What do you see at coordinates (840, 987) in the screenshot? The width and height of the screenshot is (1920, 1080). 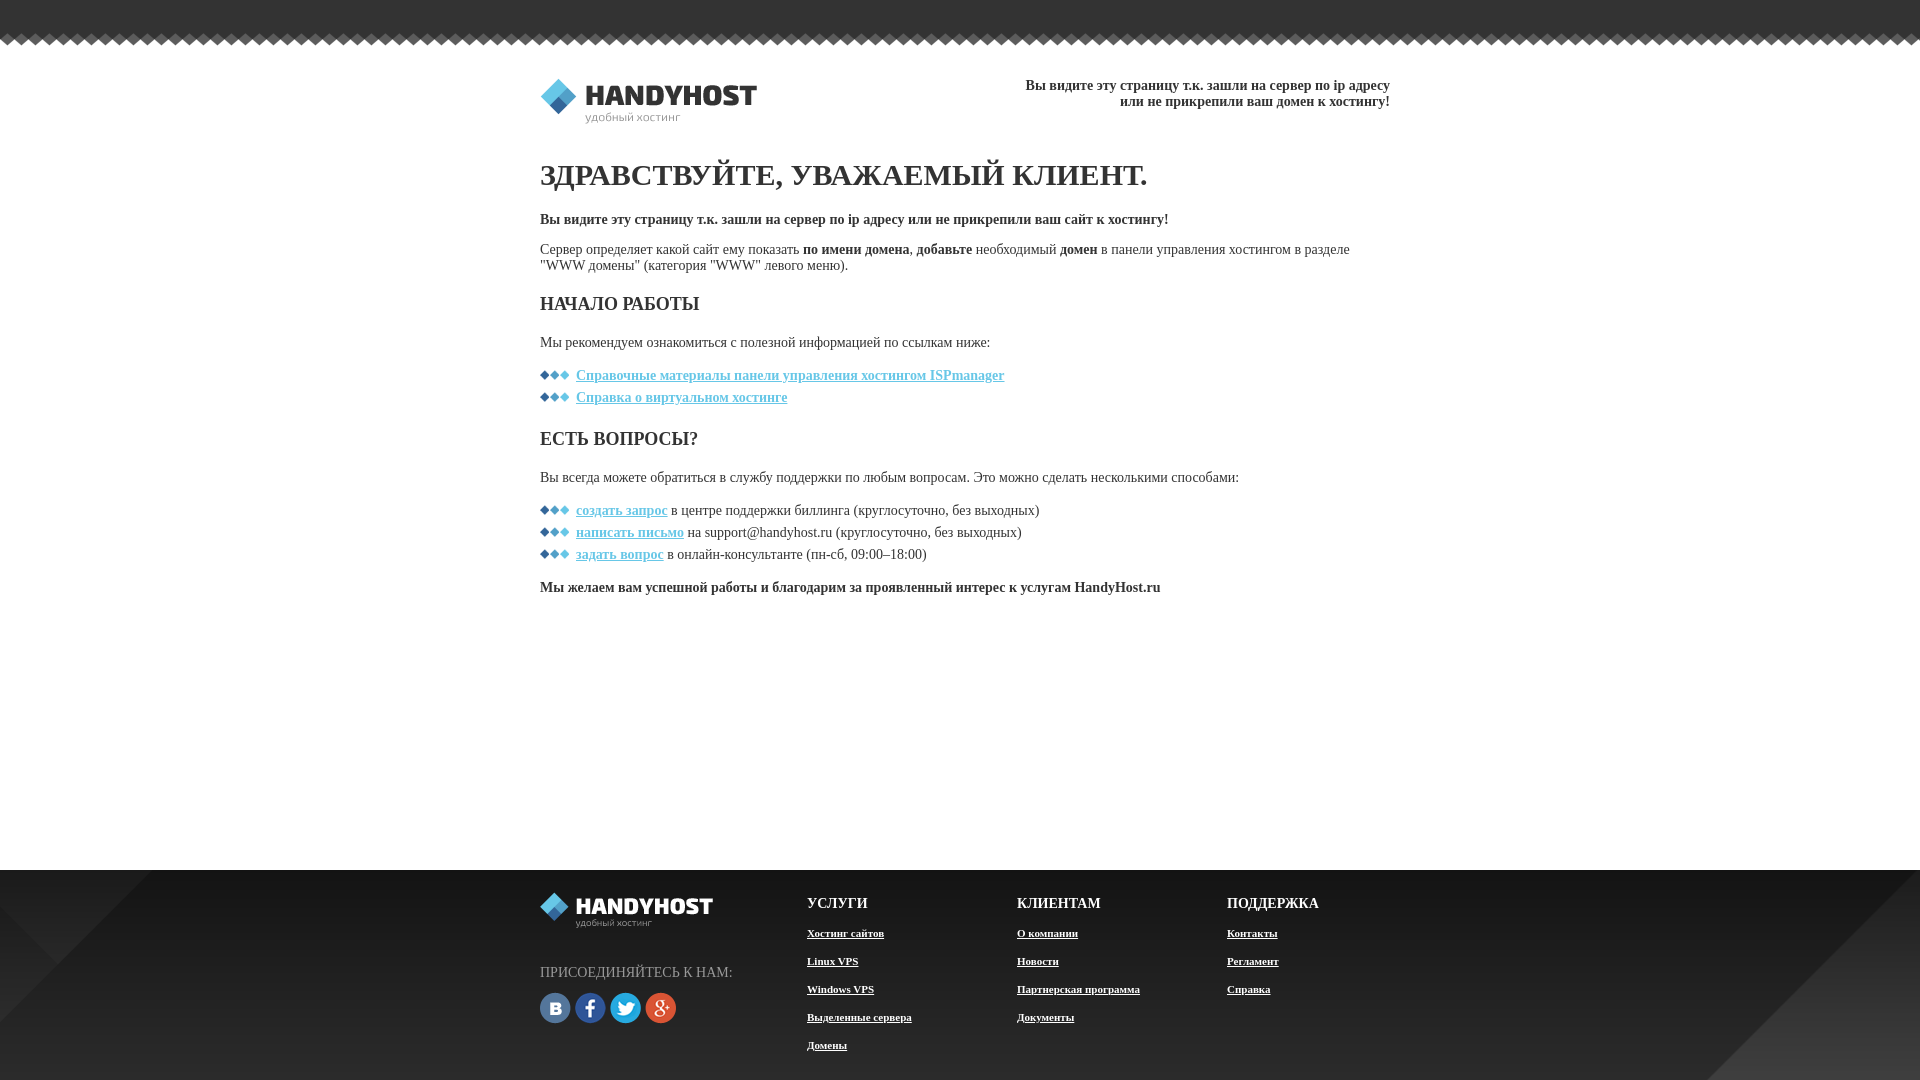 I see `'Windows VPS'` at bounding box center [840, 987].